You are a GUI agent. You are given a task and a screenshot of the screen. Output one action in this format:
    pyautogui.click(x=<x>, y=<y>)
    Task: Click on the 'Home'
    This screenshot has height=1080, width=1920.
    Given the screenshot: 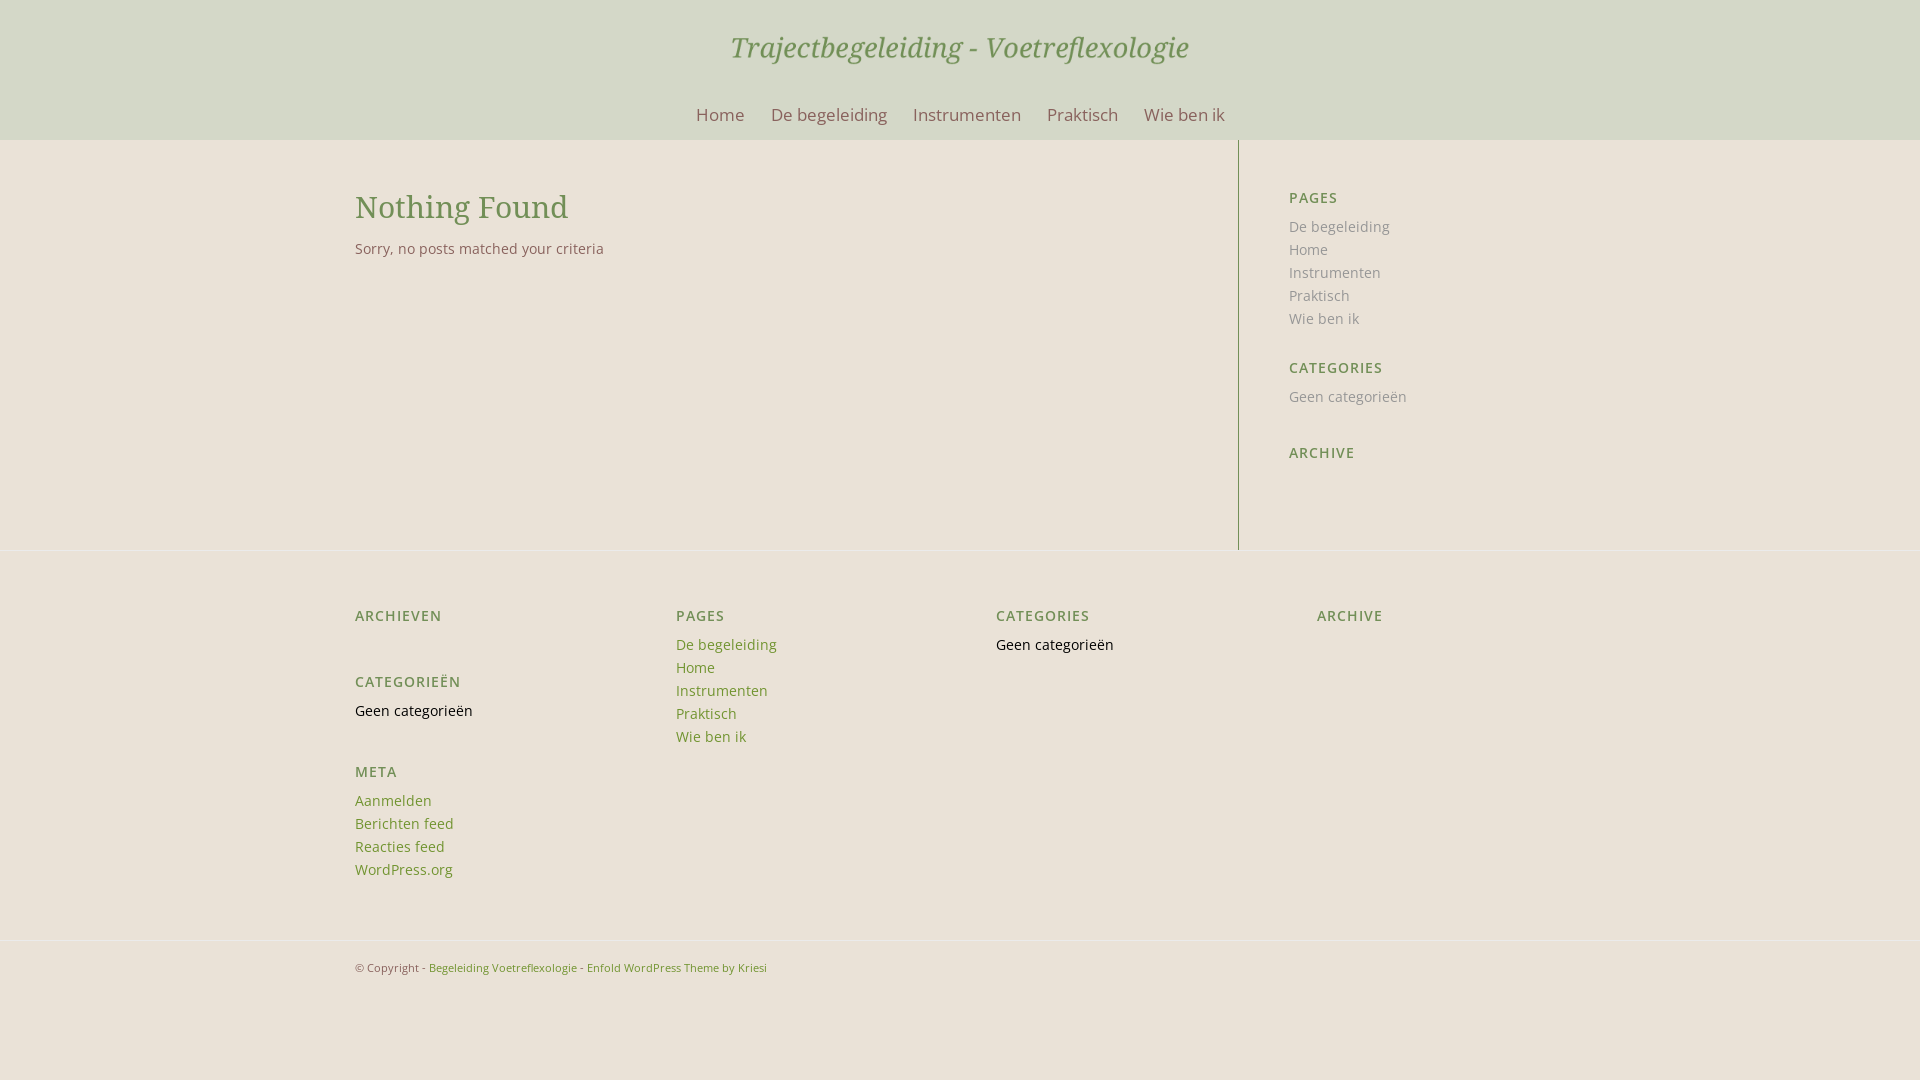 What is the action you would take?
    pyautogui.click(x=1308, y=248)
    